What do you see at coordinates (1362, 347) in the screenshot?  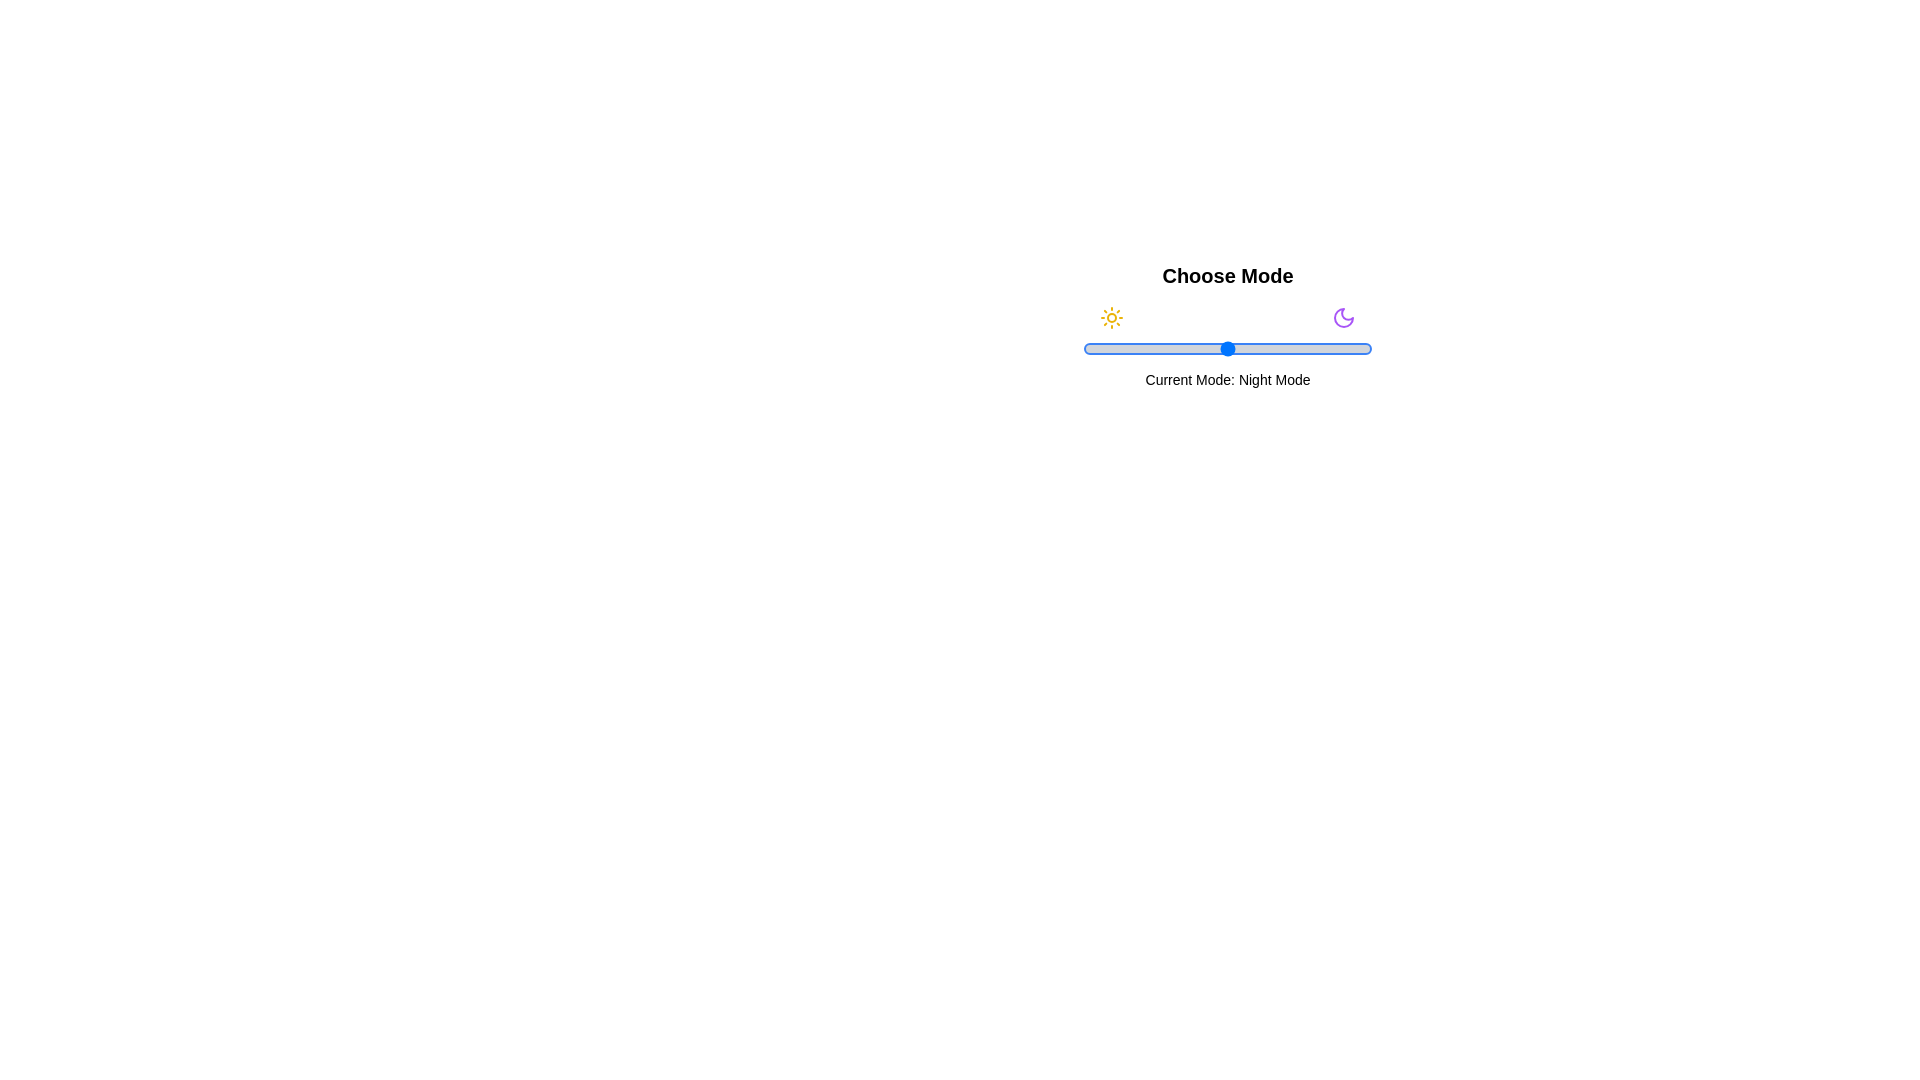 I see `the slider to 97% to set the mode` at bounding box center [1362, 347].